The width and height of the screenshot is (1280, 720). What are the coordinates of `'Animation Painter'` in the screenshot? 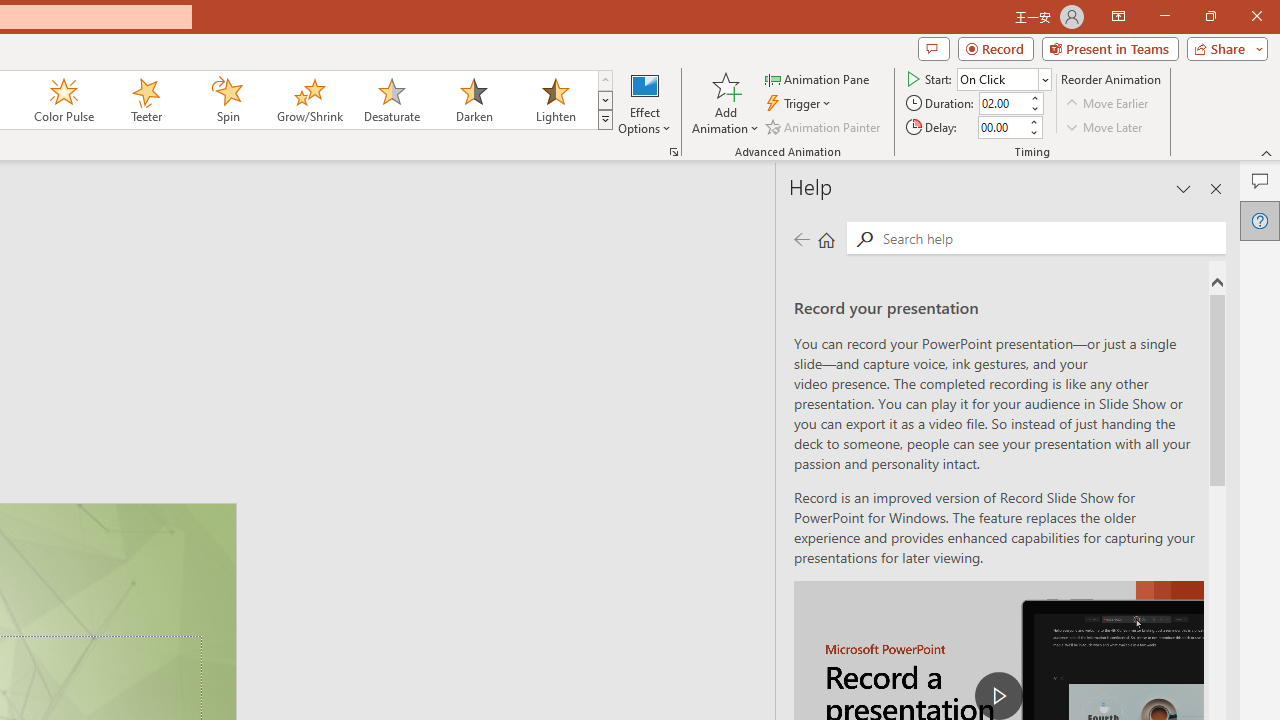 It's located at (824, 127).